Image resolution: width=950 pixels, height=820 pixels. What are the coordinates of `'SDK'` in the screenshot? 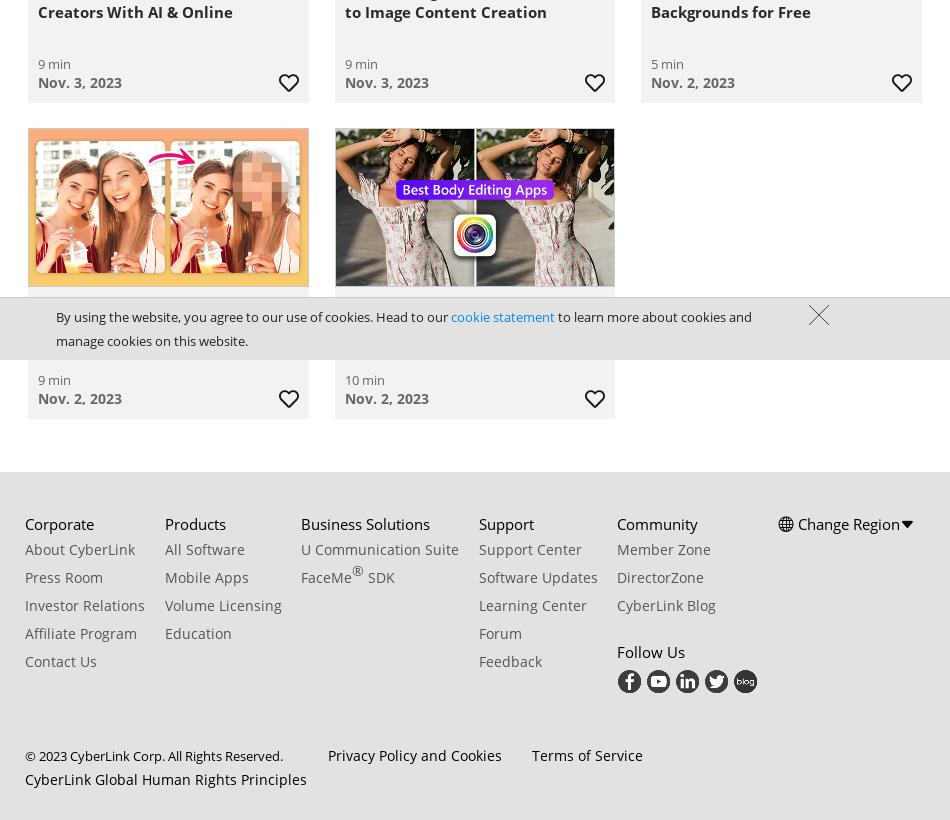 It's located at (378, 576).